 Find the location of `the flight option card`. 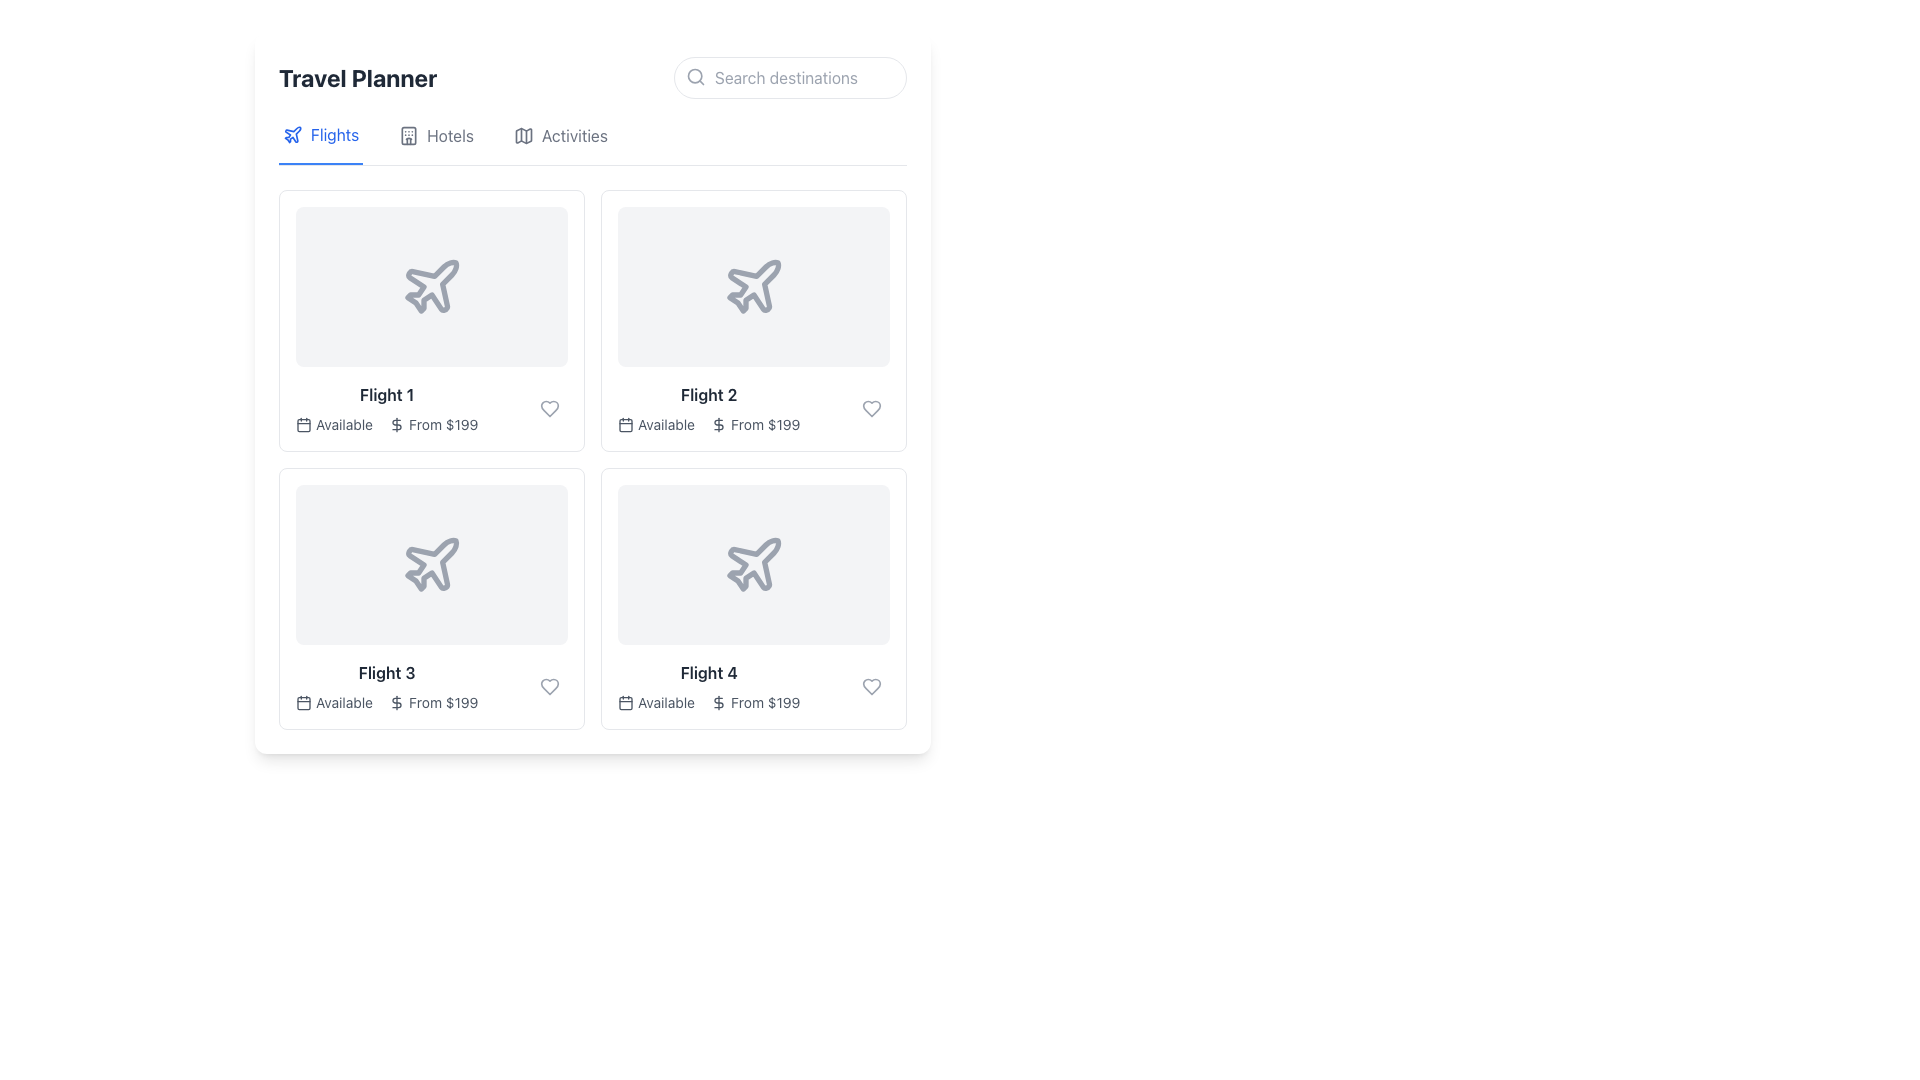

the flight option card is located at coordinates (431, 597).